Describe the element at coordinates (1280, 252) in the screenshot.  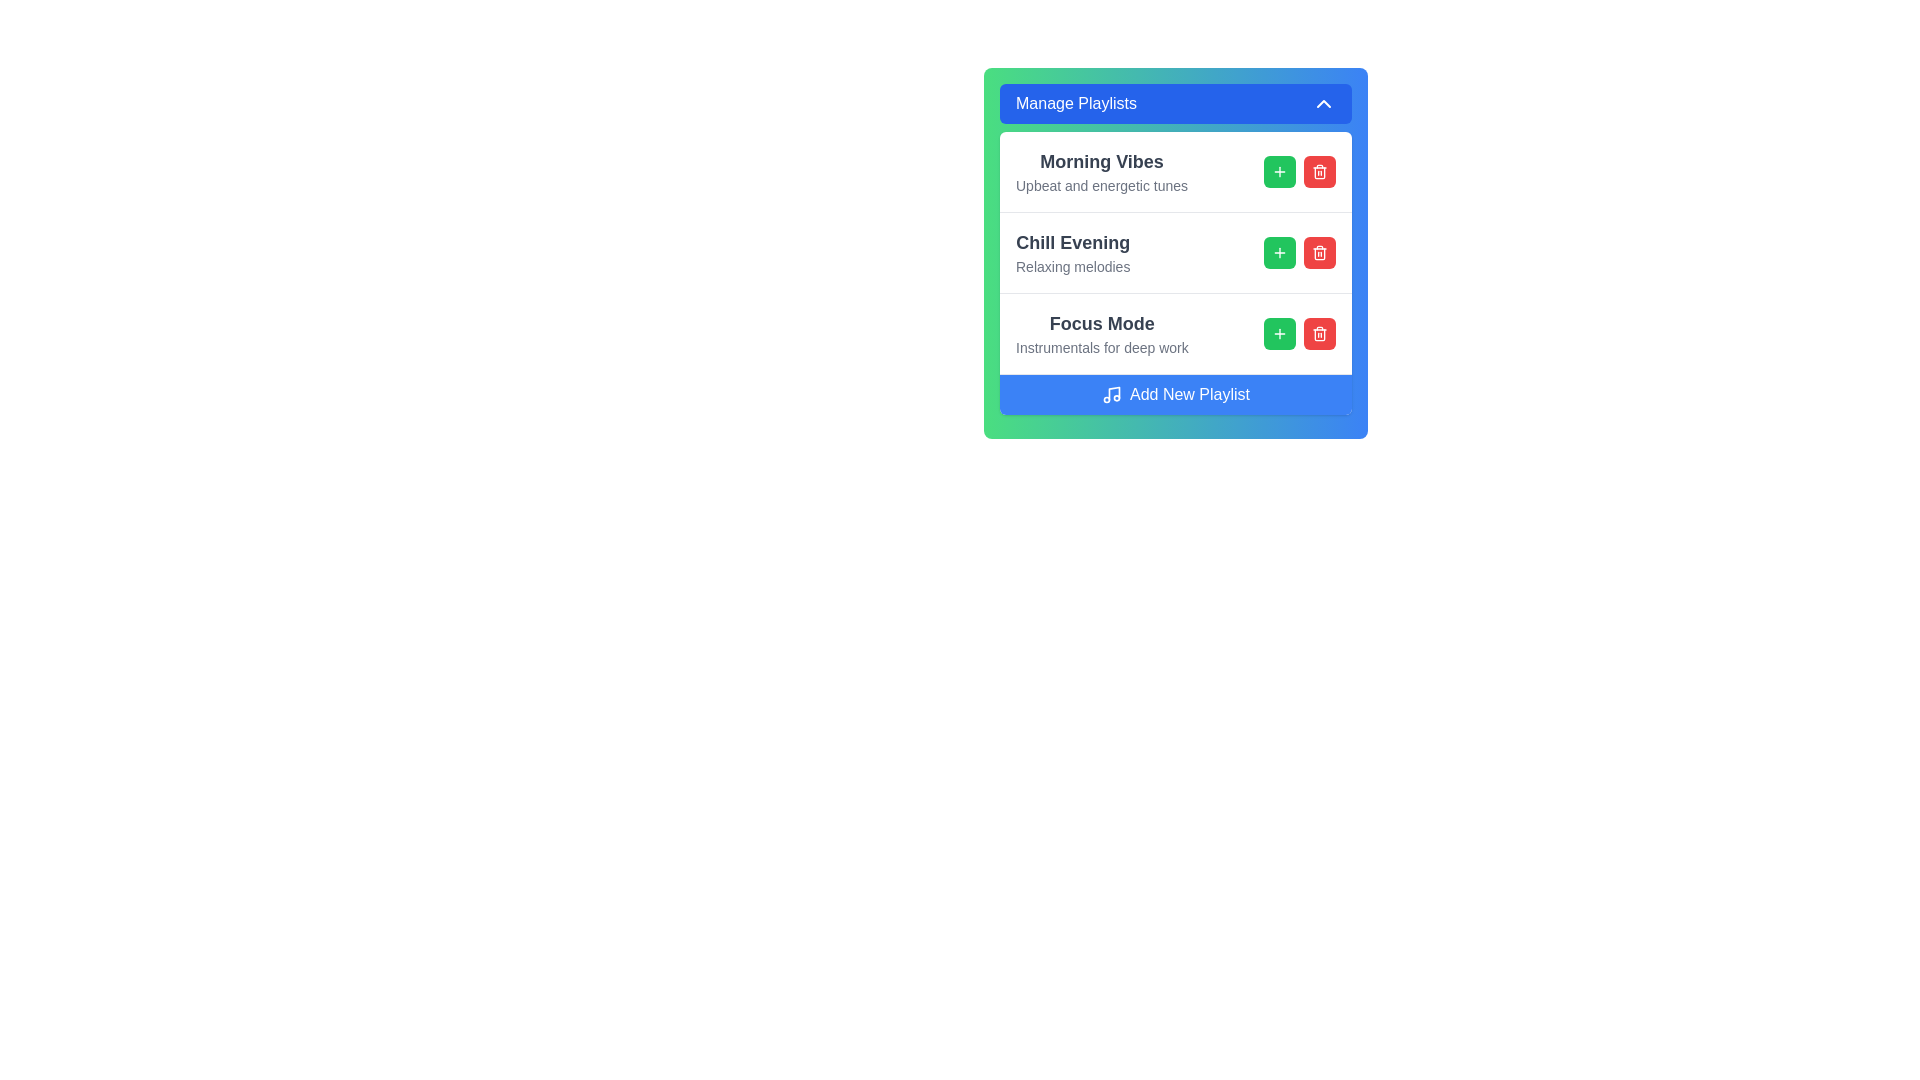
I see `the green circular icon button to the right of the 'Morning Vibes' text` at that location.